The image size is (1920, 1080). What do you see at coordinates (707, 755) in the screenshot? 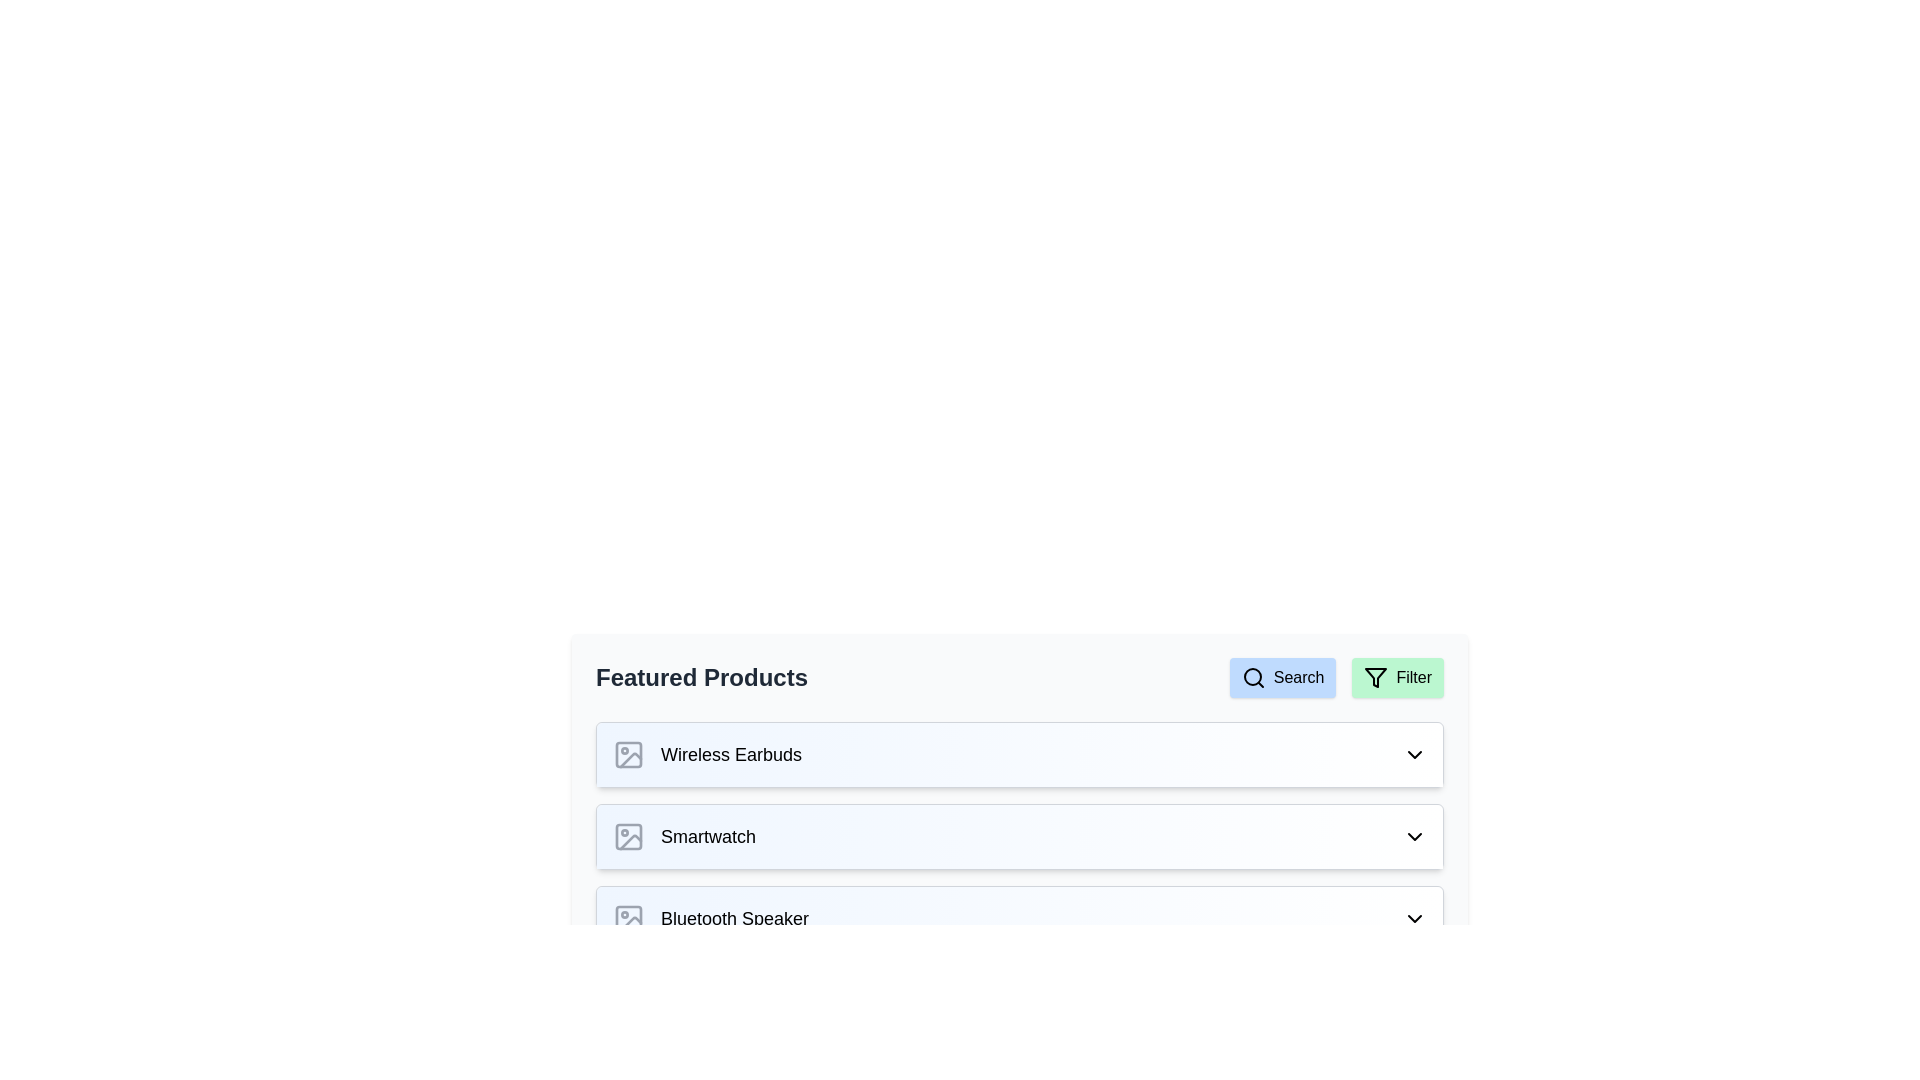
I see `the 'Wireless Earbuds' text label` at bounding box center [707, 755].